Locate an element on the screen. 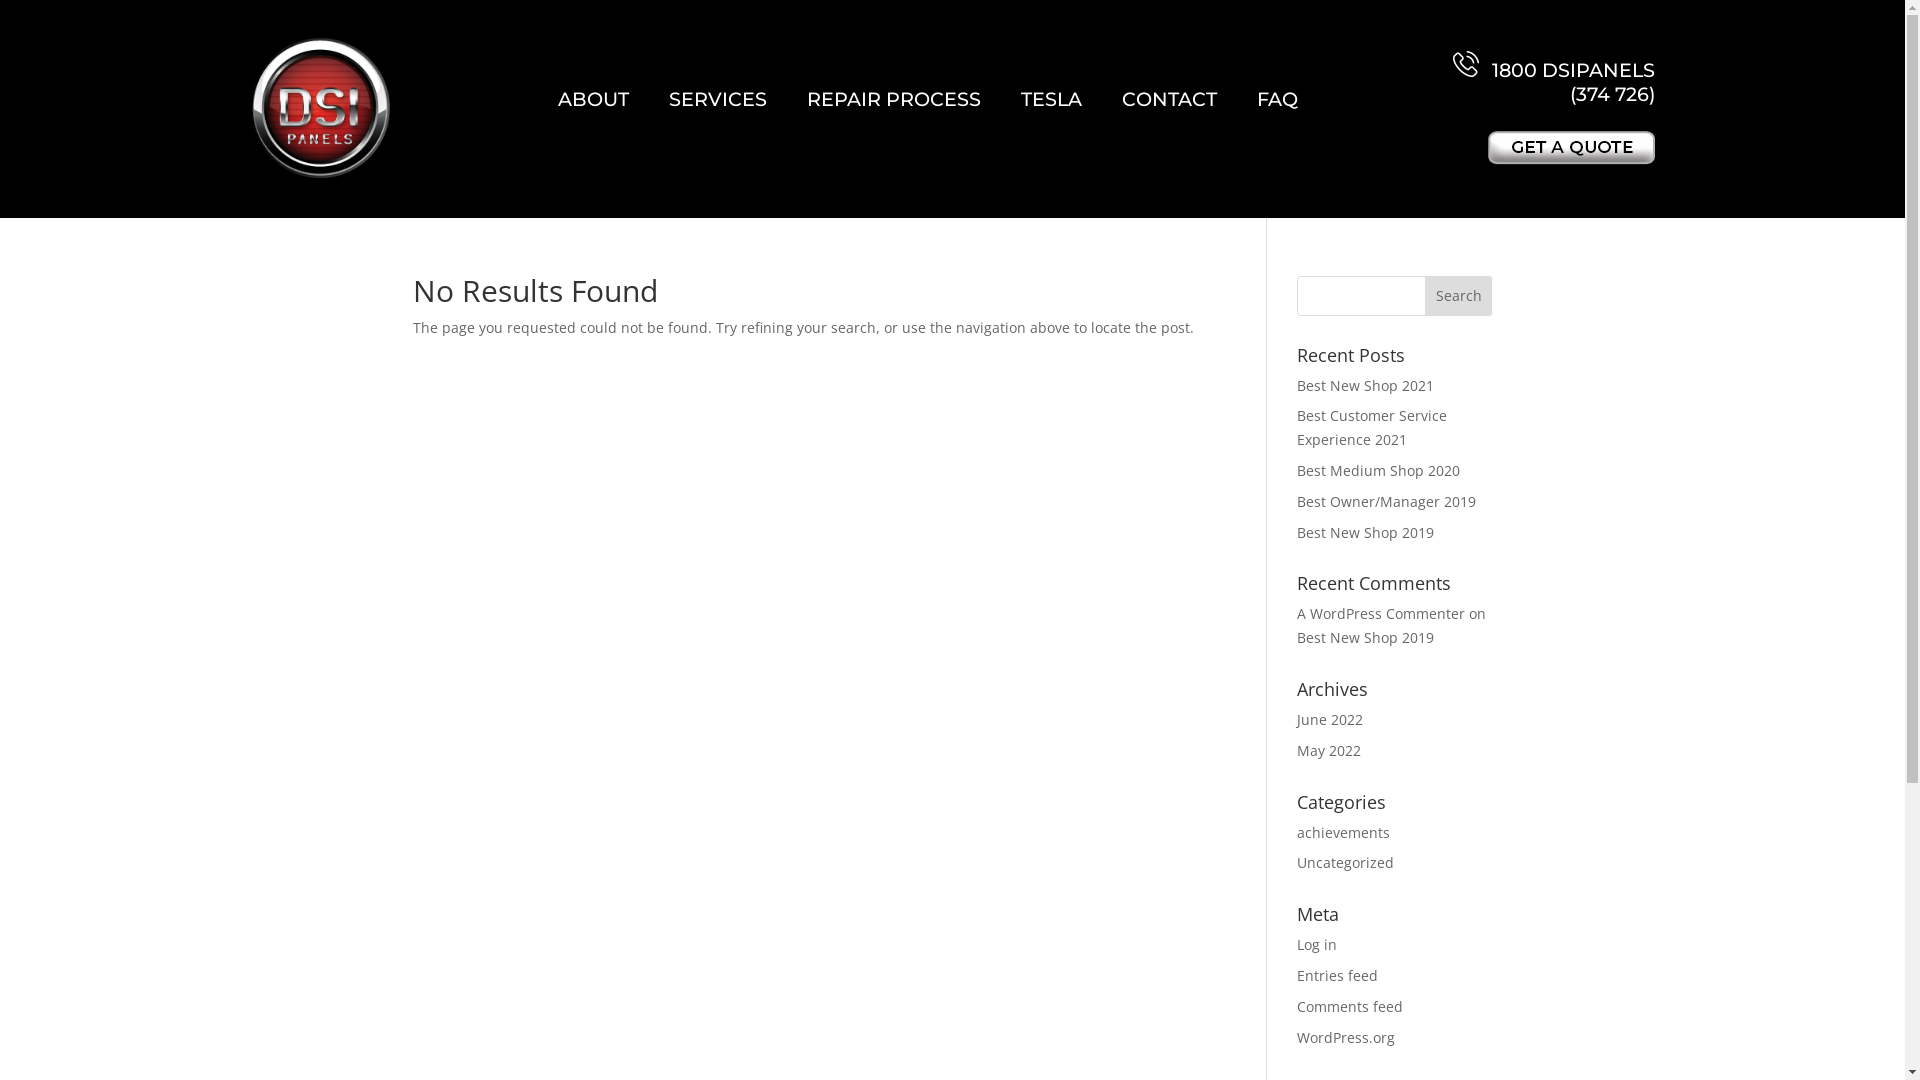 This screenshot has width=1920, height=1080. 'Entries feed' is located at coordinates (1337, 974).